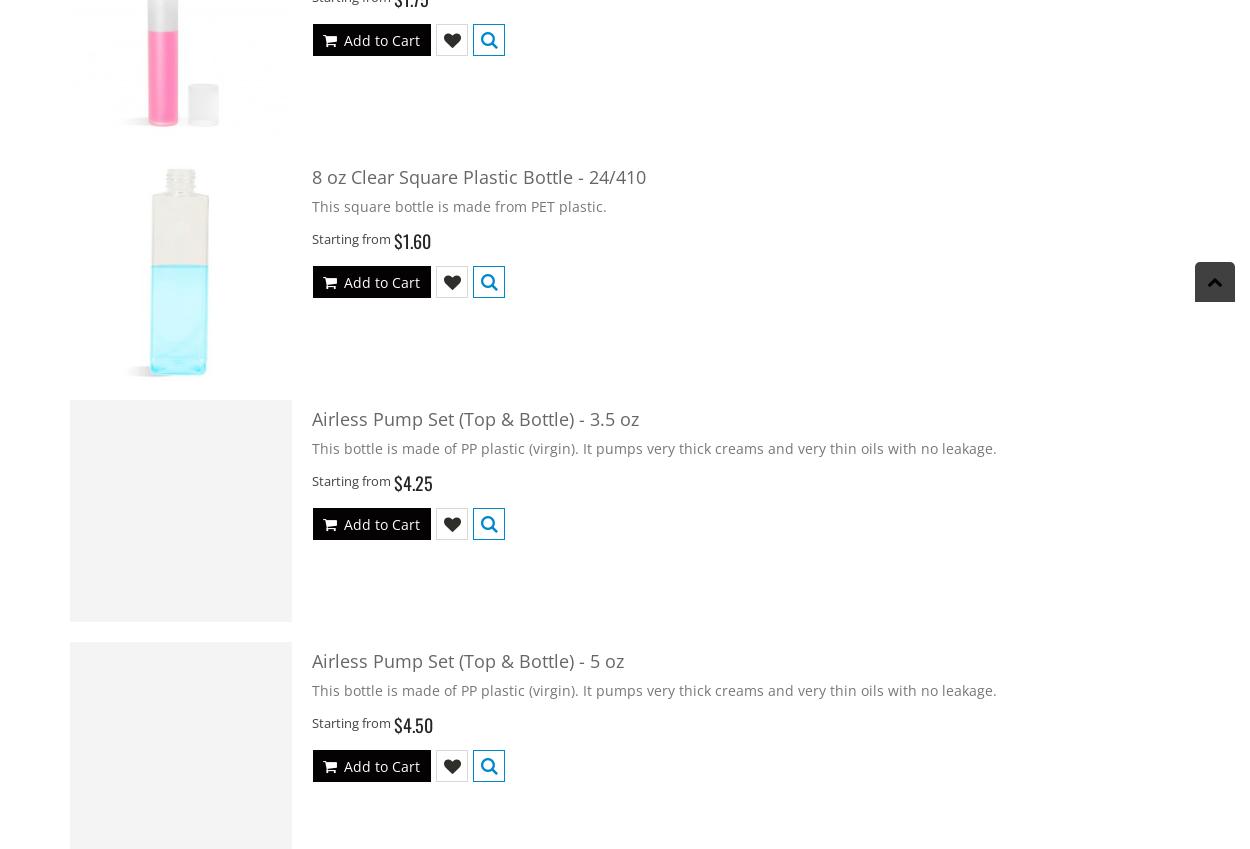  What do you see at coordinates (312, 204) in the screenshot?
I see `'This square bottle is made from PET plastic.'` at bounding box center [312, 204].